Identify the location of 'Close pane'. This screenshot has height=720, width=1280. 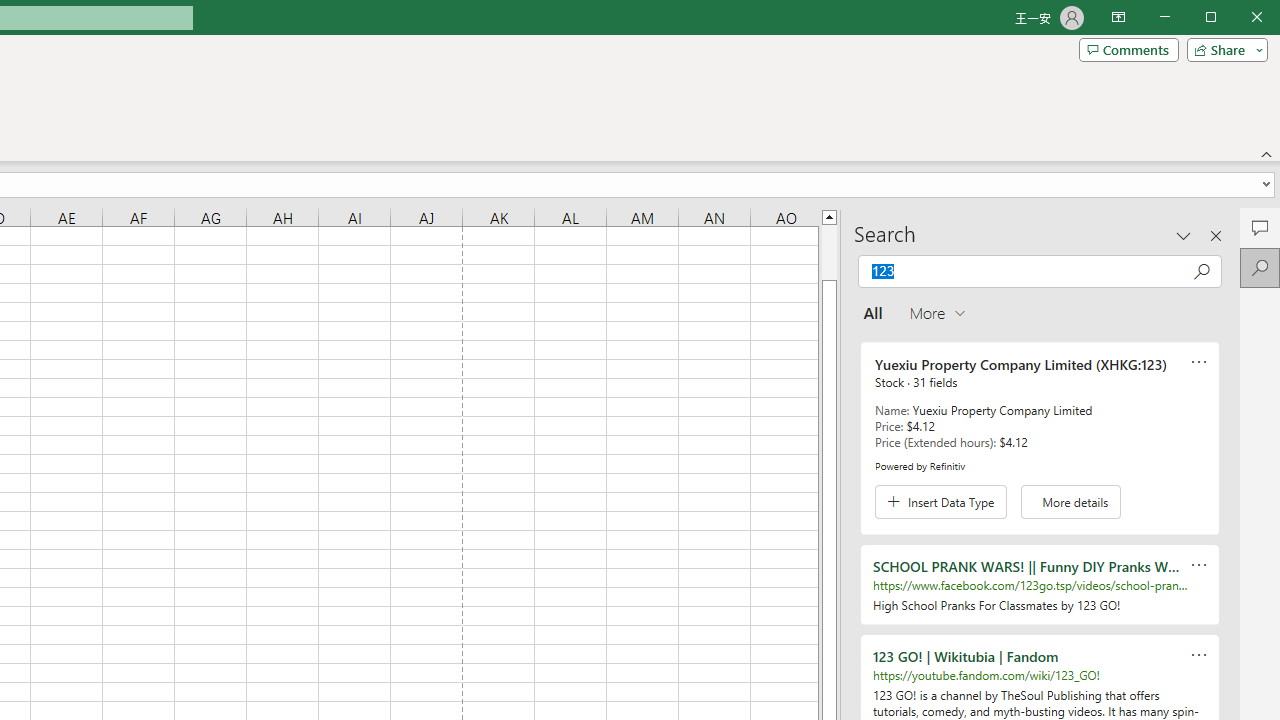
(1215, 234).